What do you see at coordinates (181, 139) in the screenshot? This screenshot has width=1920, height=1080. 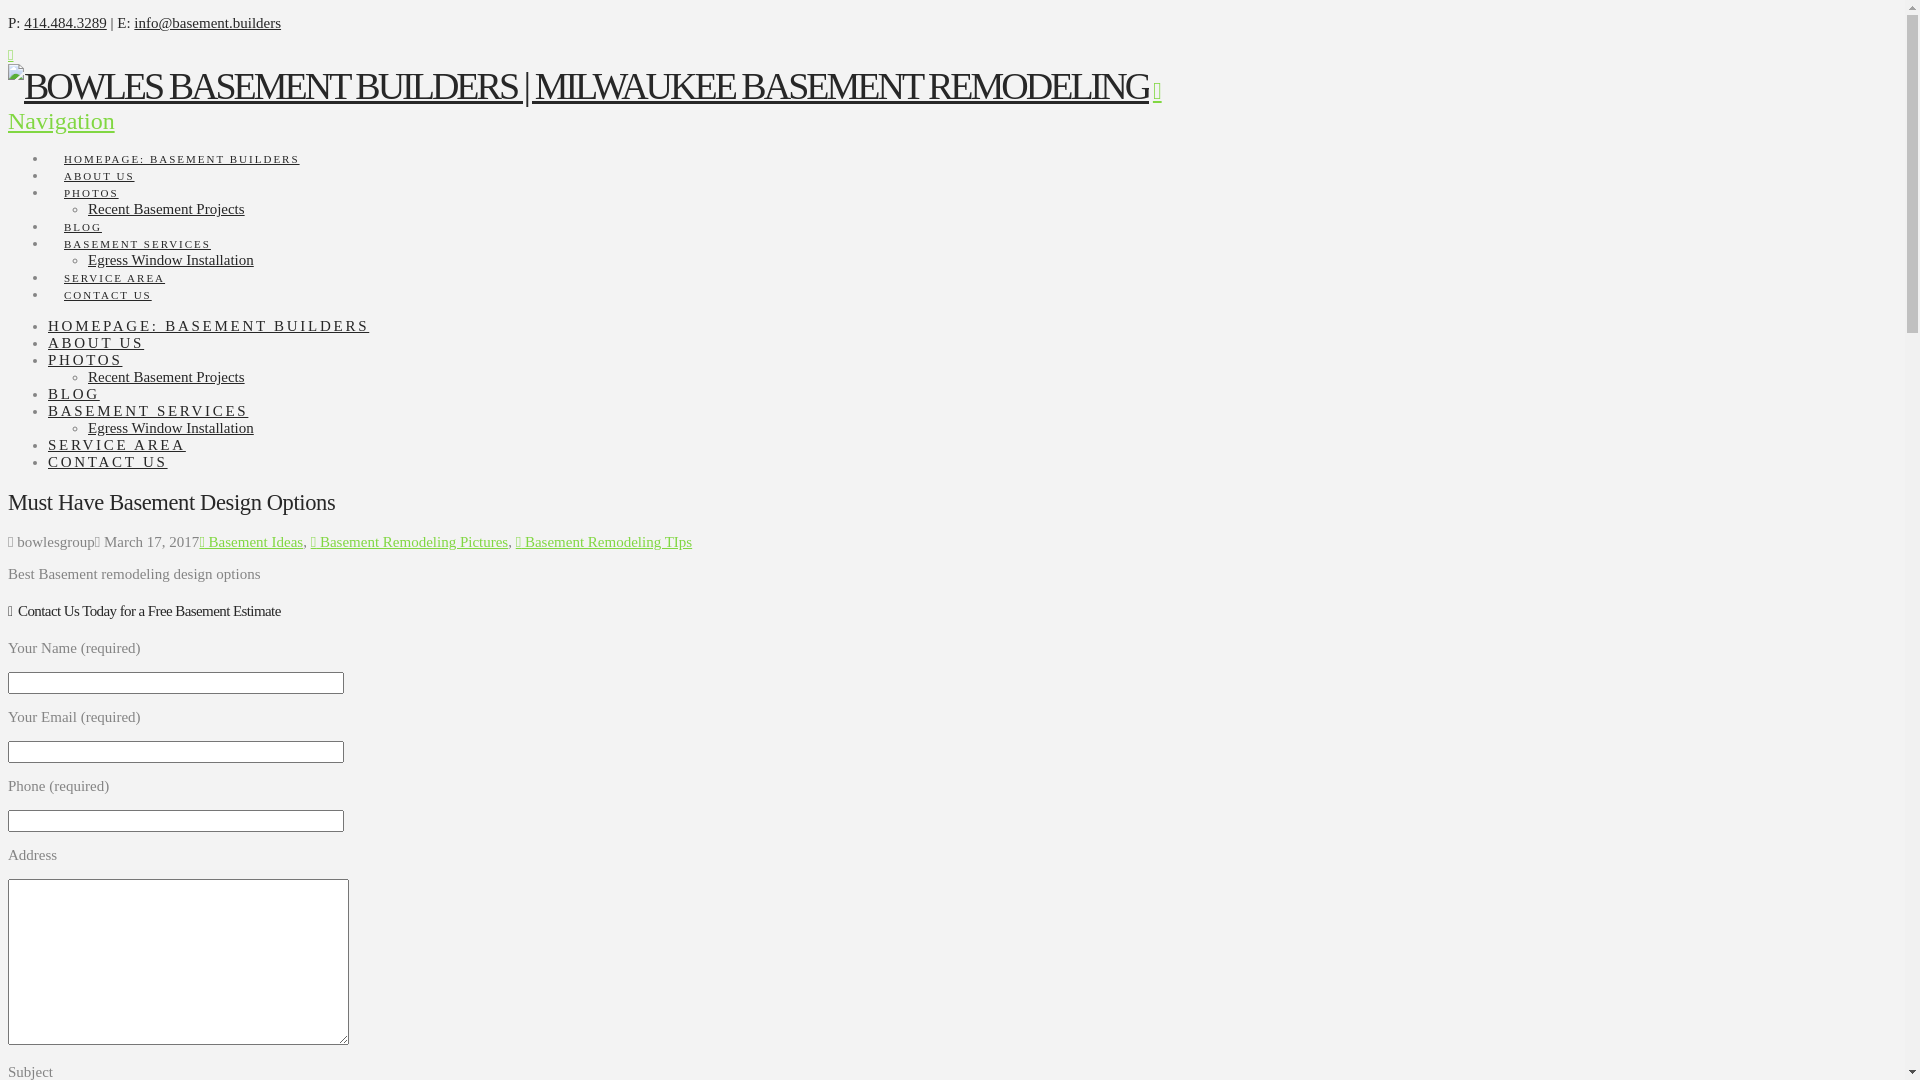 I see `'HOMEPAGE: BASEMENT BUILDERS'` at bounding box center [181, 139].